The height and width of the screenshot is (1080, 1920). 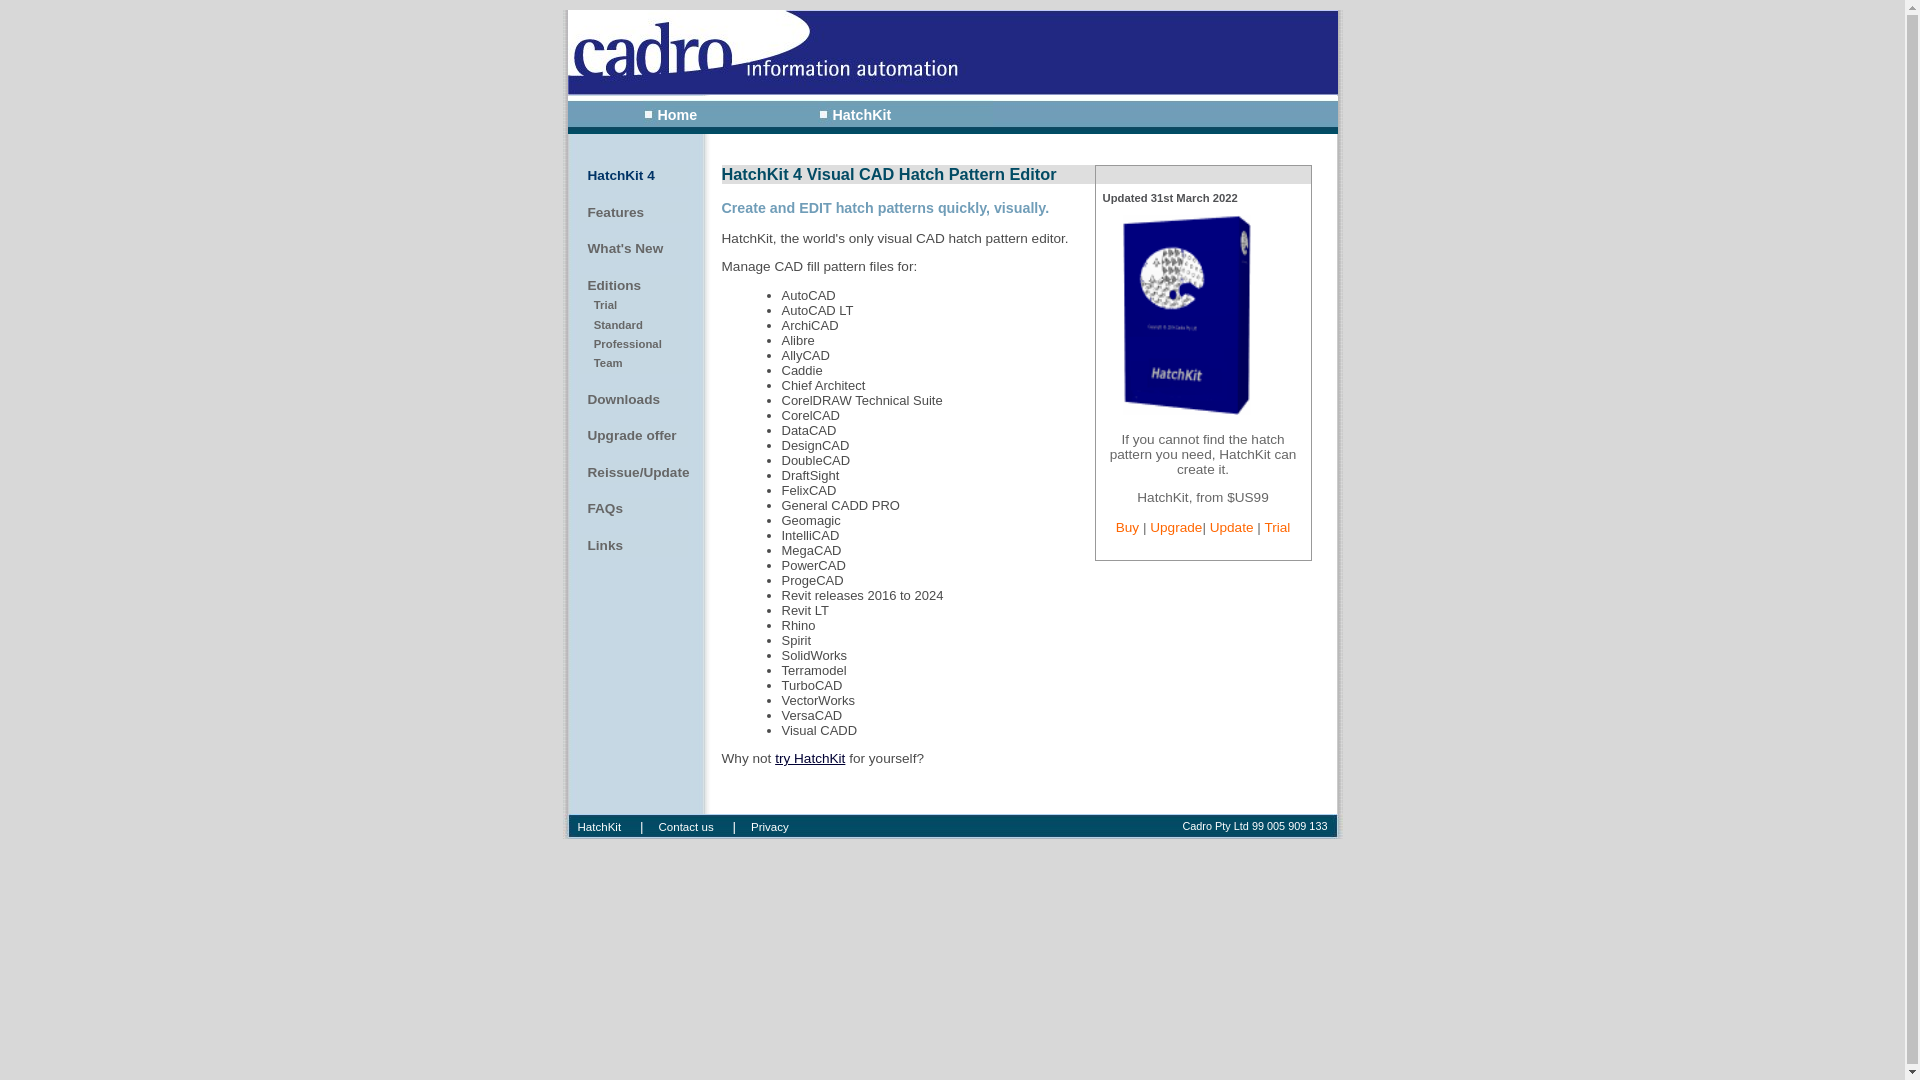 I want to click on 'Buy', so click(x=1115, y=526).